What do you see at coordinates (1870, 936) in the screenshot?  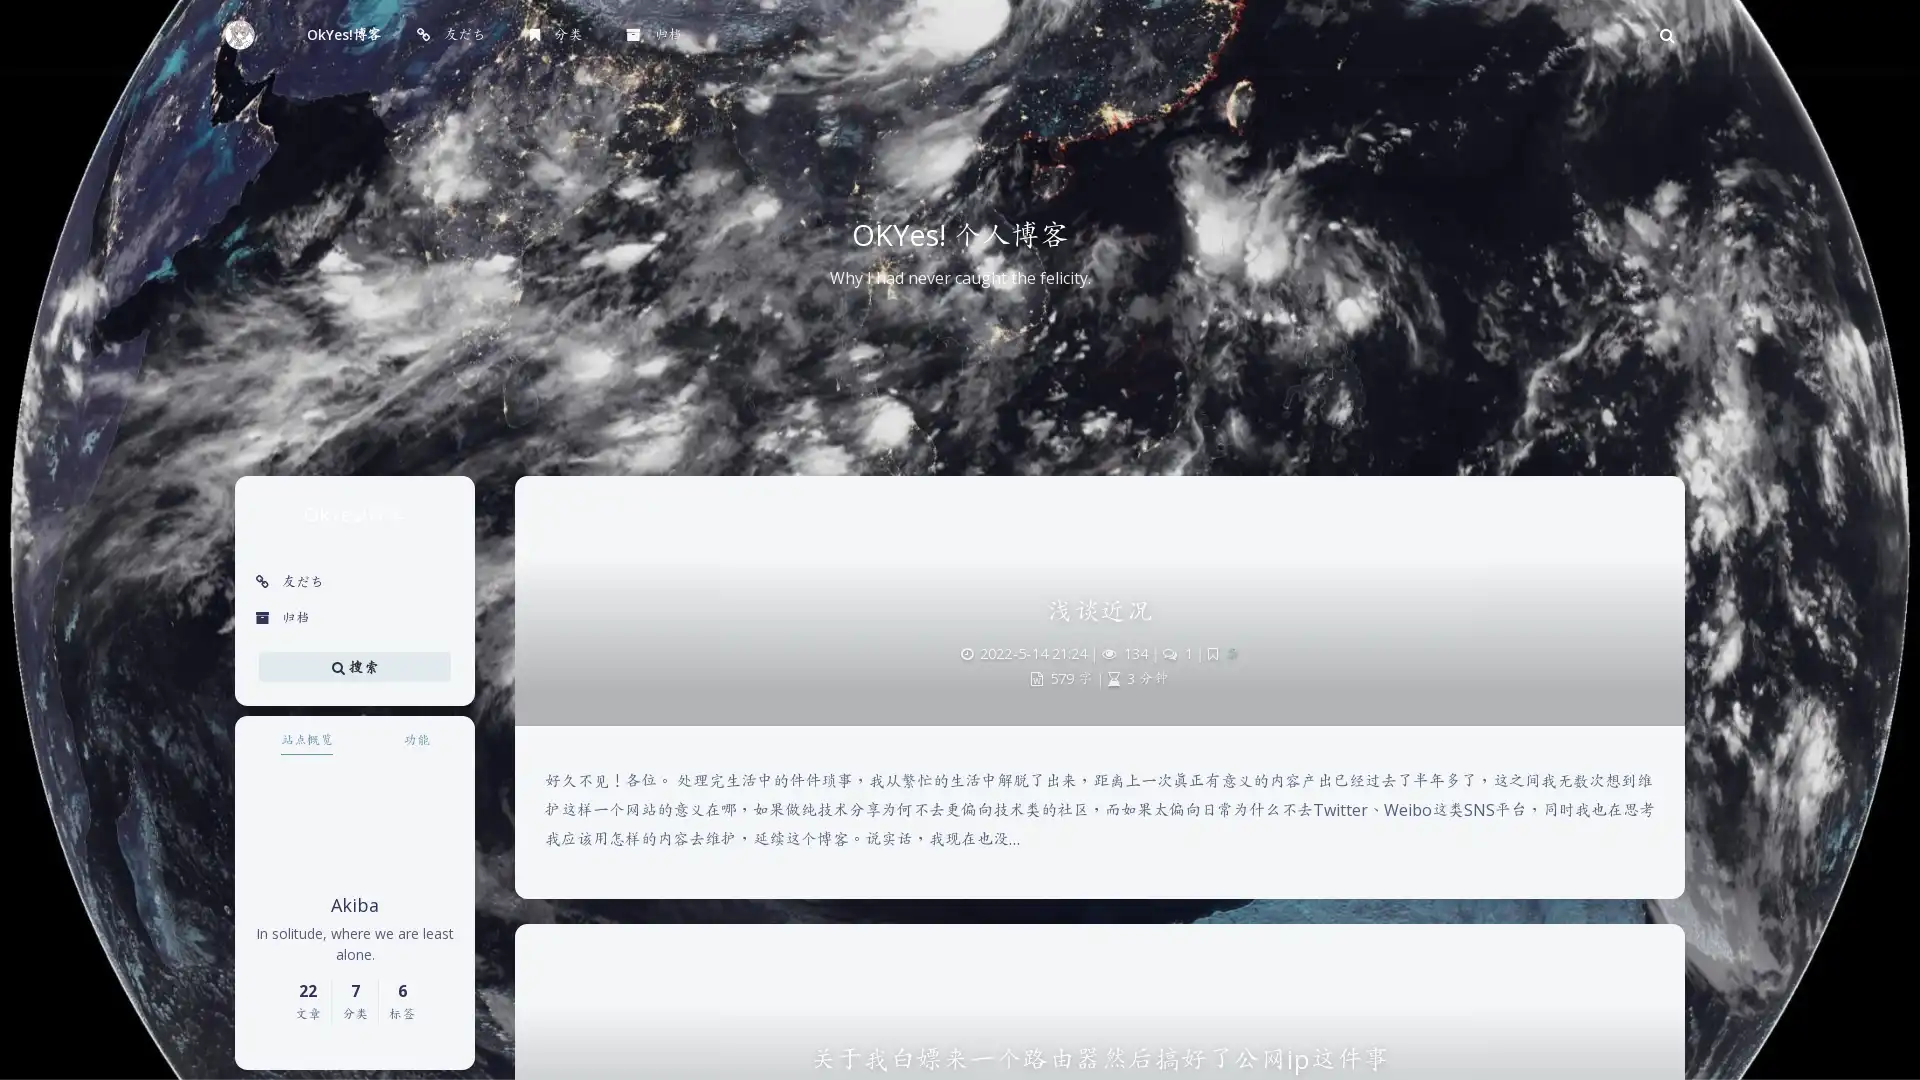 I see `Back To Top` at bounding box center [1870, 936].